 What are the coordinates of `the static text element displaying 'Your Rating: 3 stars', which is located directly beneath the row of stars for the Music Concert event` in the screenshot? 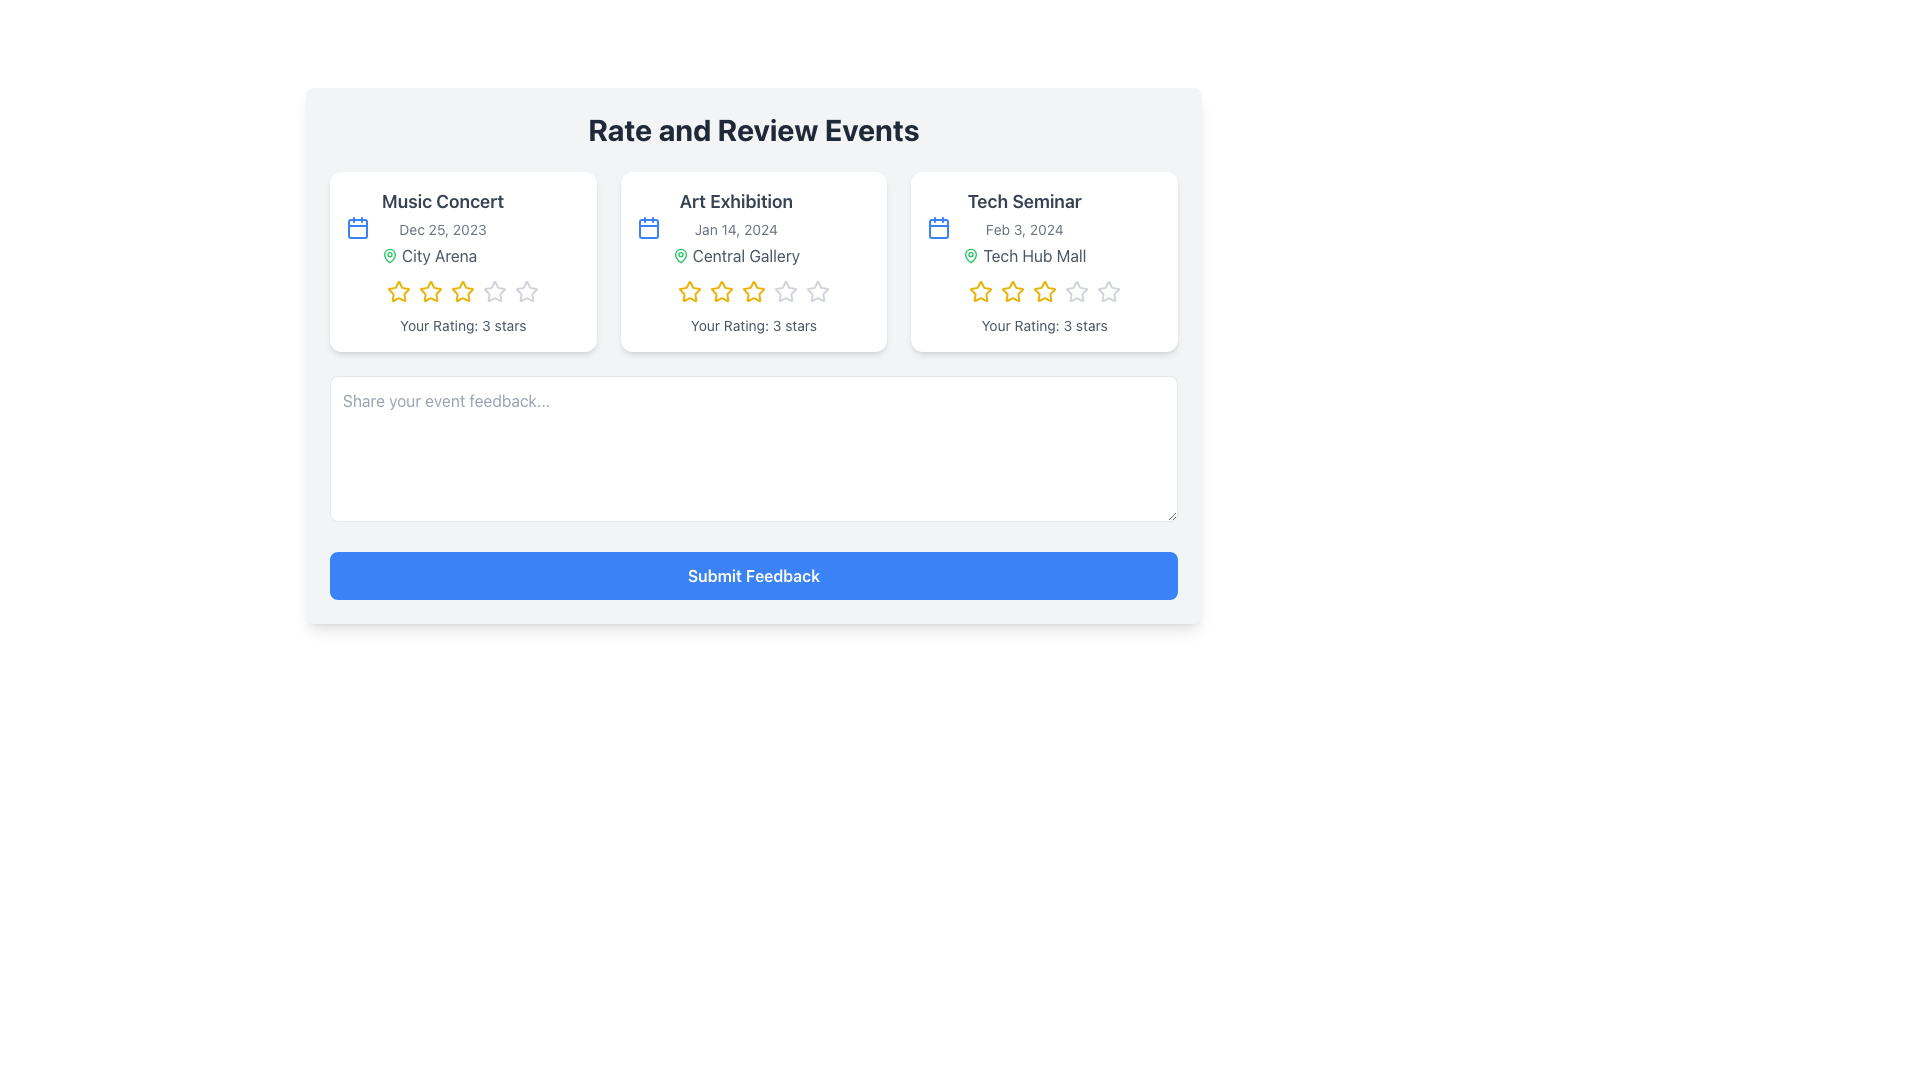 It's located at (462, 325).